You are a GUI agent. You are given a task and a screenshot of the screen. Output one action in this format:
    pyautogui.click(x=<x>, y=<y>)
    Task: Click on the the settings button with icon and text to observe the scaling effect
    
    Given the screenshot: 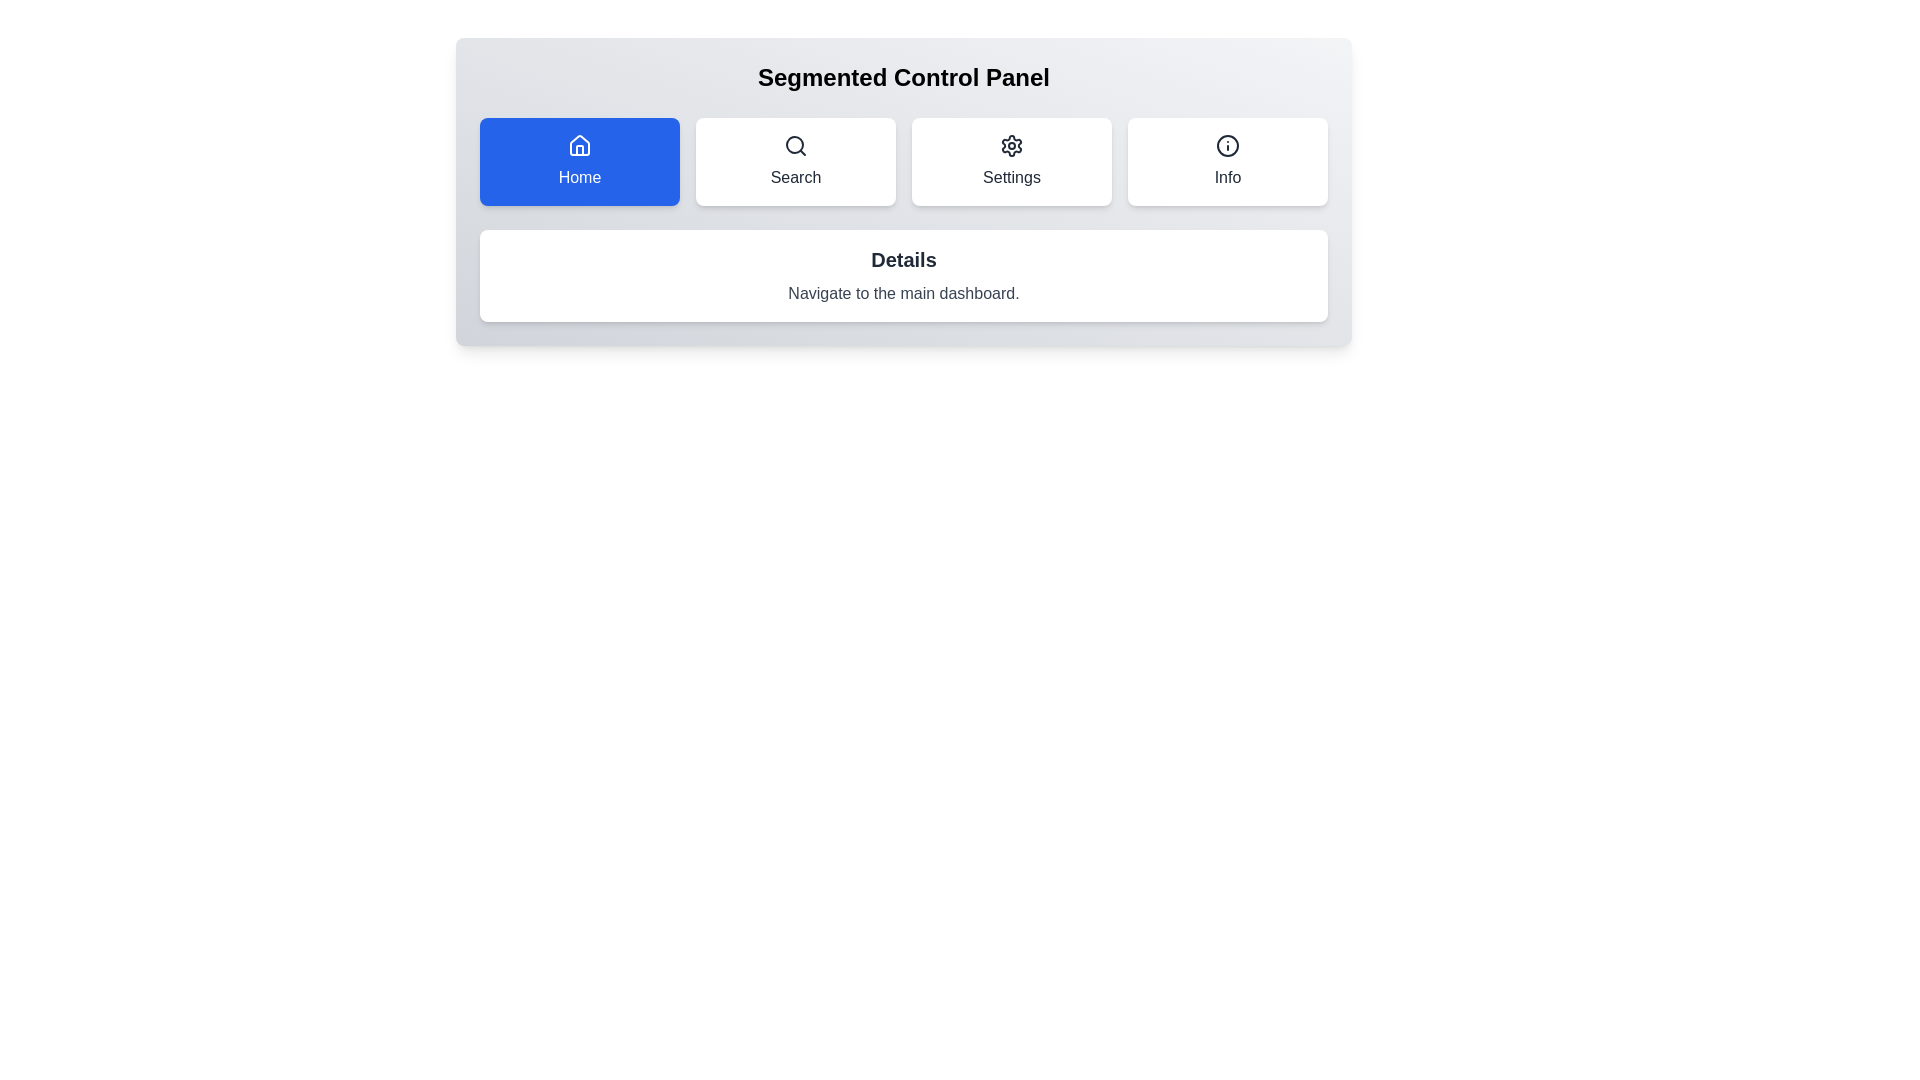 What is the action you would take?
    pyautogui.click(x=1012, y=161)
    